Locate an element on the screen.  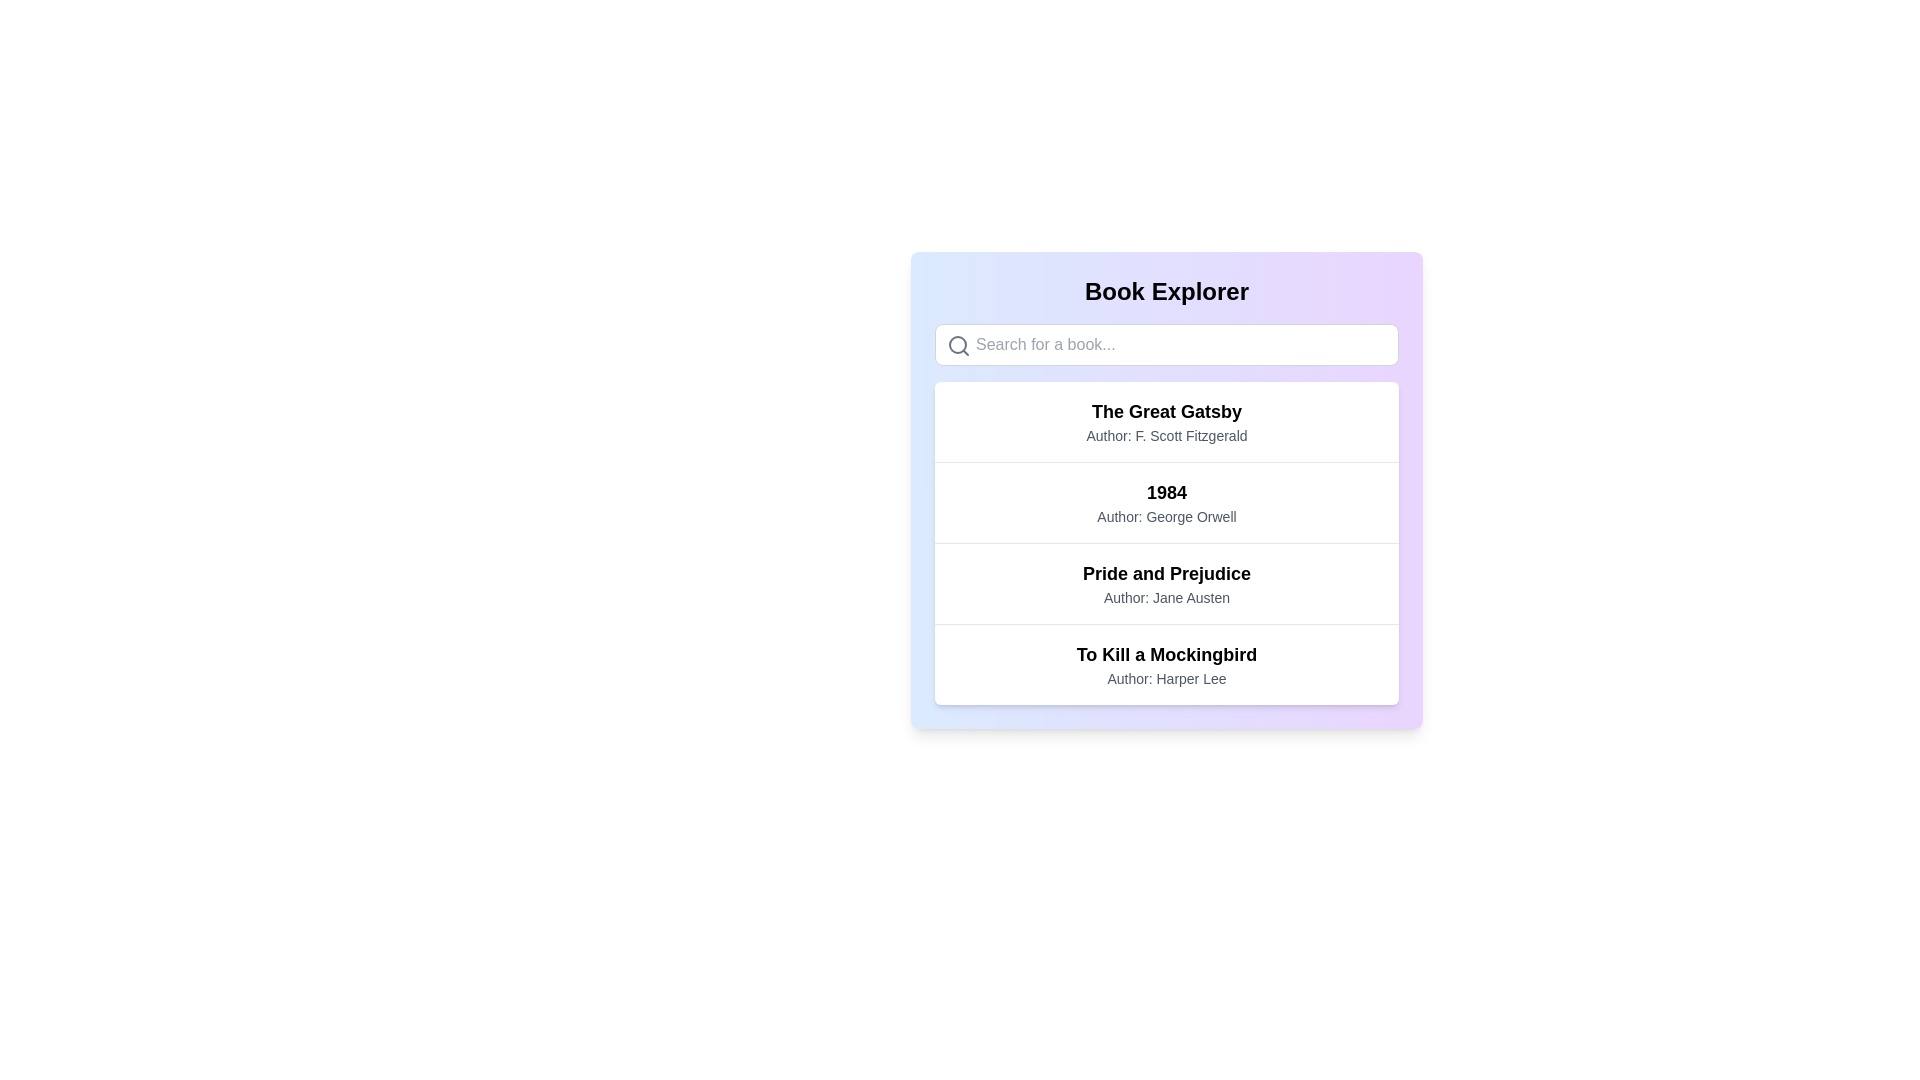
the Text Label displaying 'Pride and Prejudice', which is styled with a bold and larger font size, positioned at the top of the card layout is located at coordinates (1166, 574).